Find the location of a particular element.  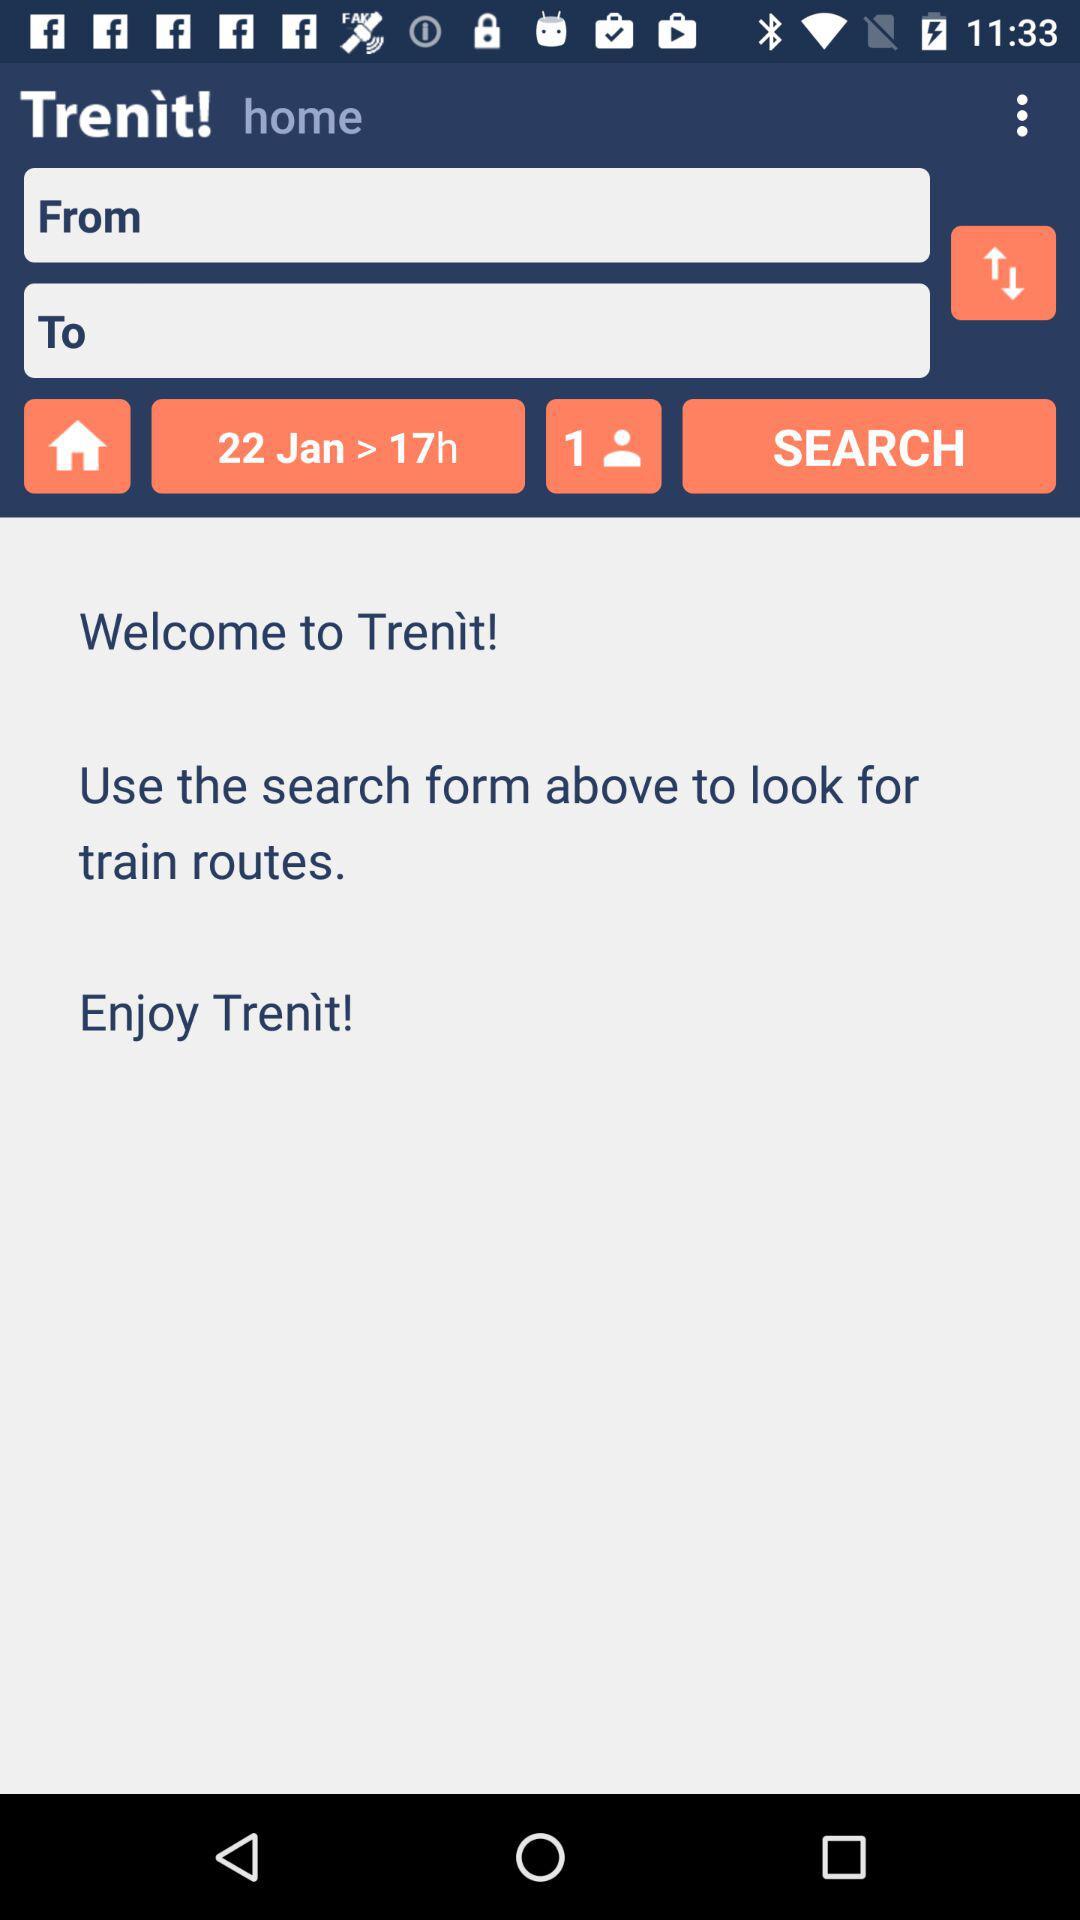

where to start from is located at coordinates (534, 215).